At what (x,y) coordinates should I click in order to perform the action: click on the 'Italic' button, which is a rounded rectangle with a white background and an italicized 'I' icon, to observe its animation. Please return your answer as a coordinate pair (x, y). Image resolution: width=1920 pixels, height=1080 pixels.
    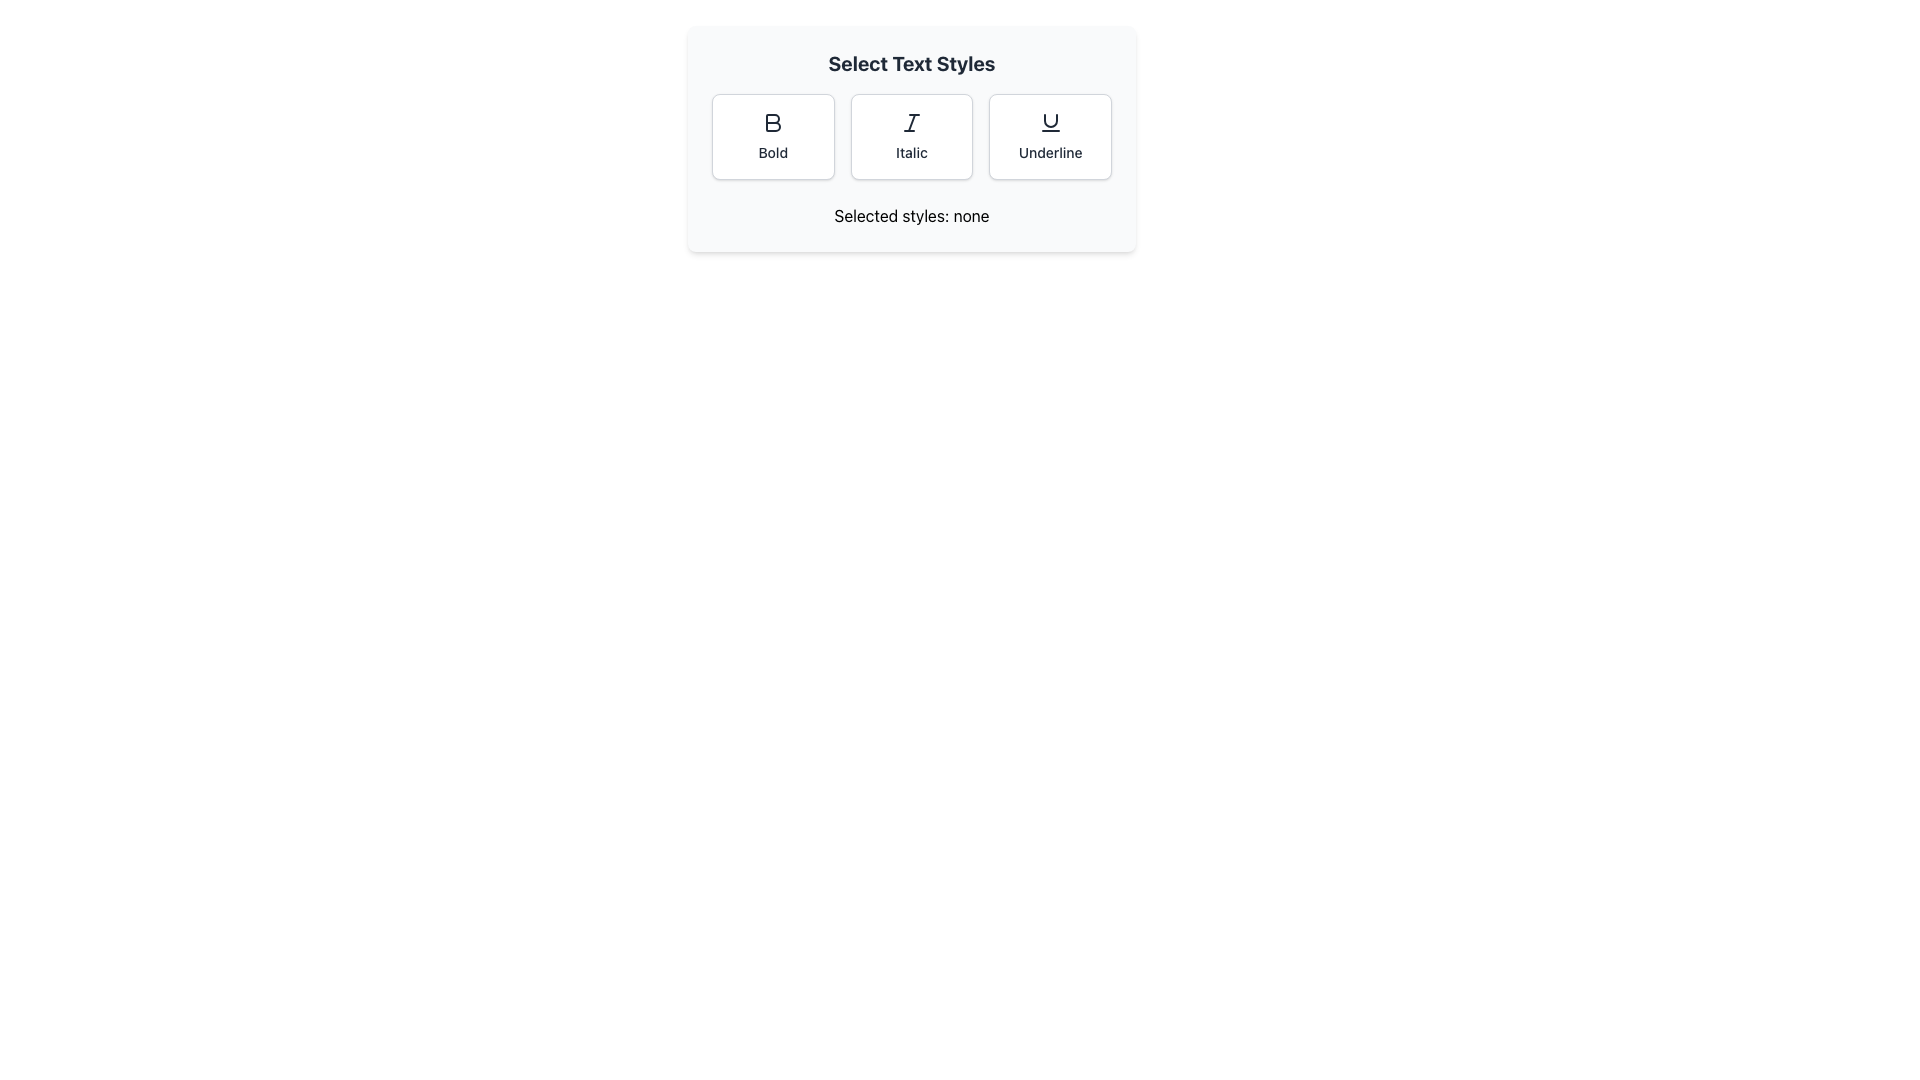
    Looking at the image, I should click on (911, 136).